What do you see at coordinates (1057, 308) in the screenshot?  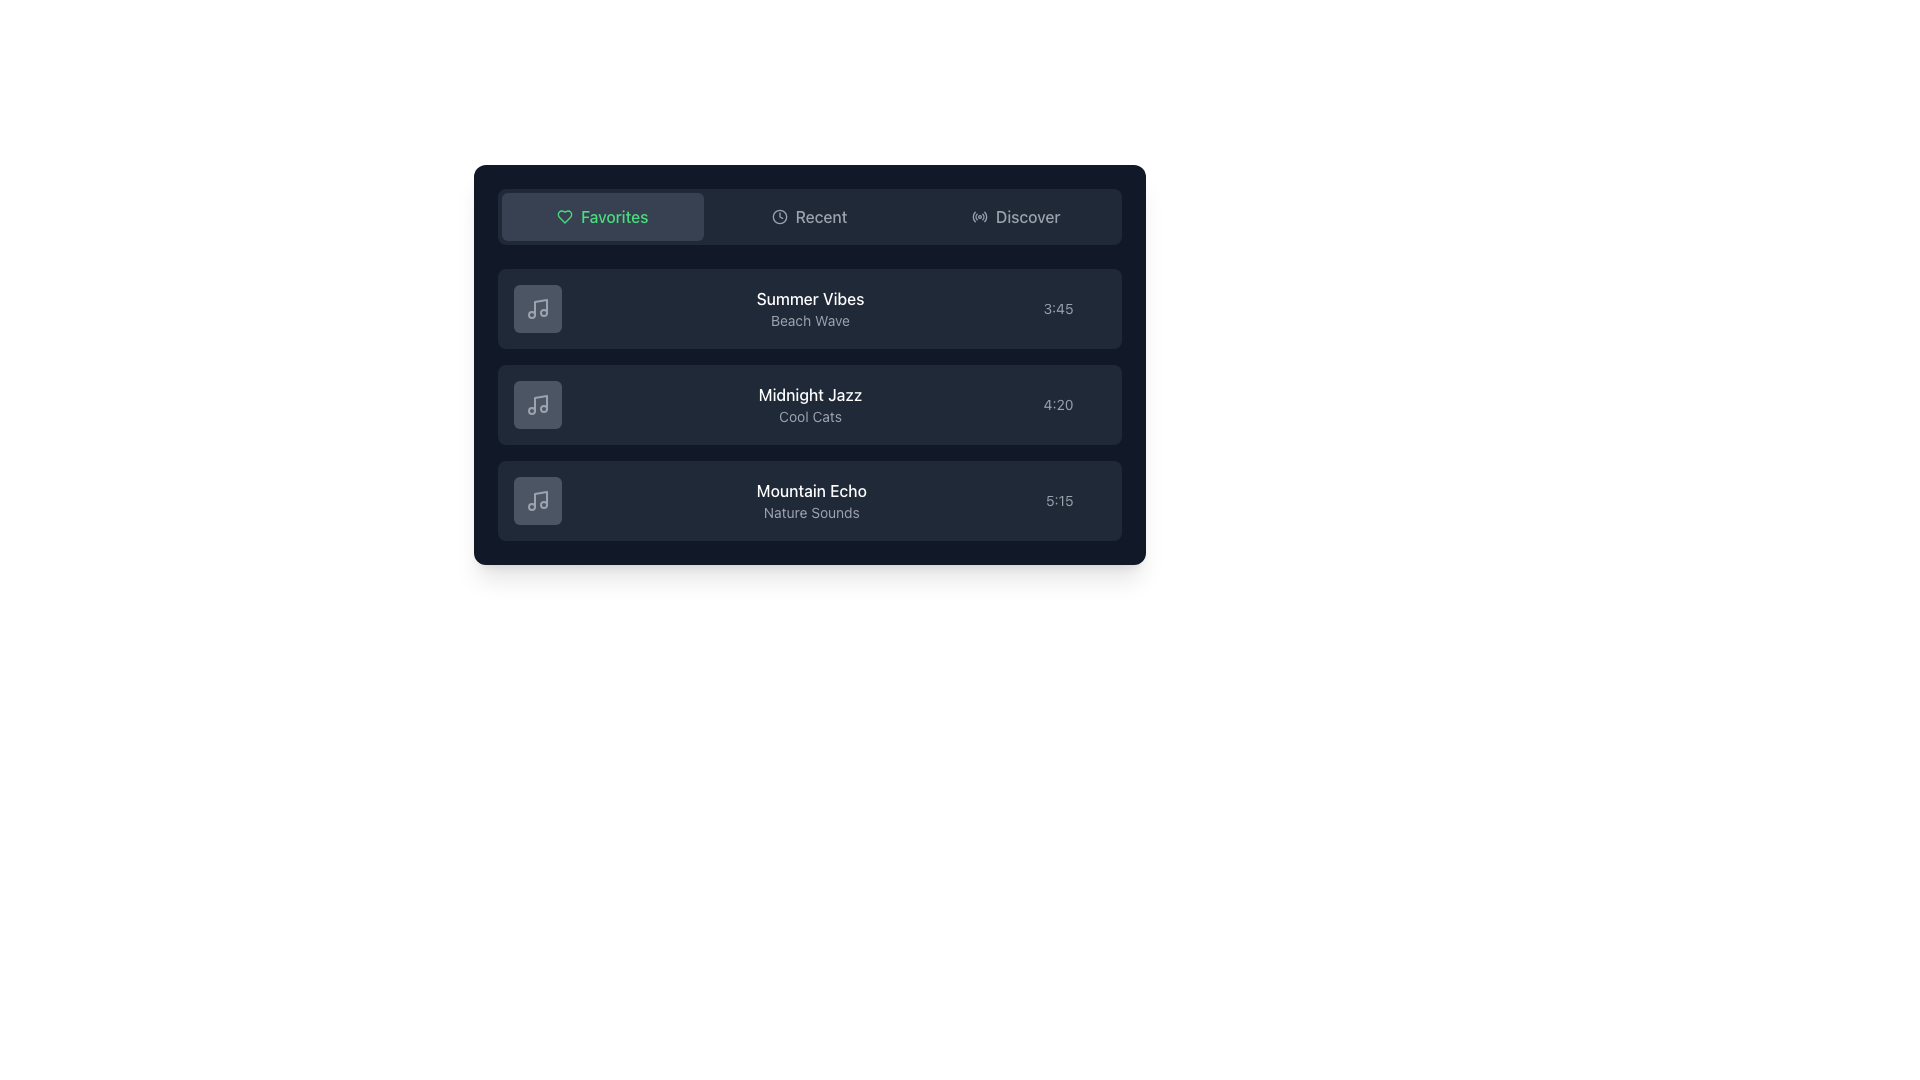 I see `the text label displaying the duration of the associated item in the top-right corner of the first row in the vertical list structure` at bounding box center [1057, 308].